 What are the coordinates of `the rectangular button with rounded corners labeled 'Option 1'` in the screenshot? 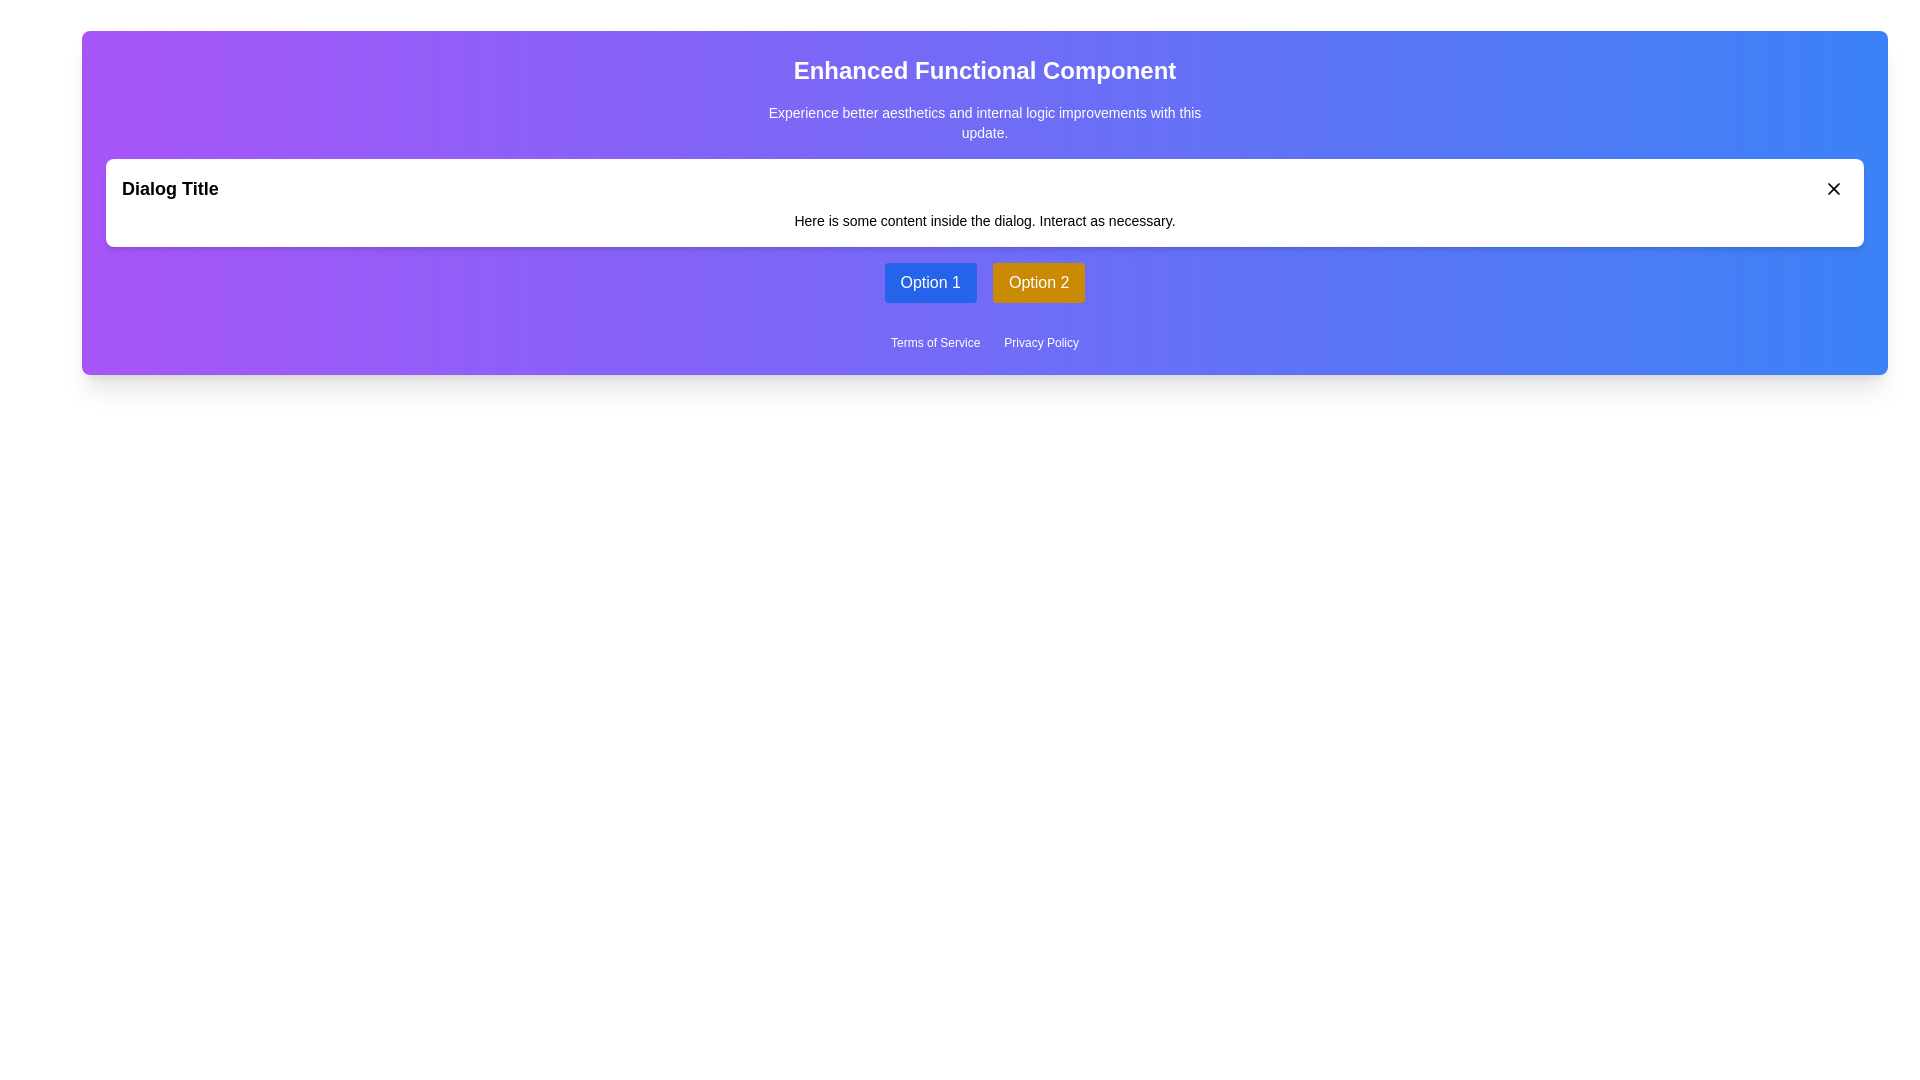 It's located at (929, 282).